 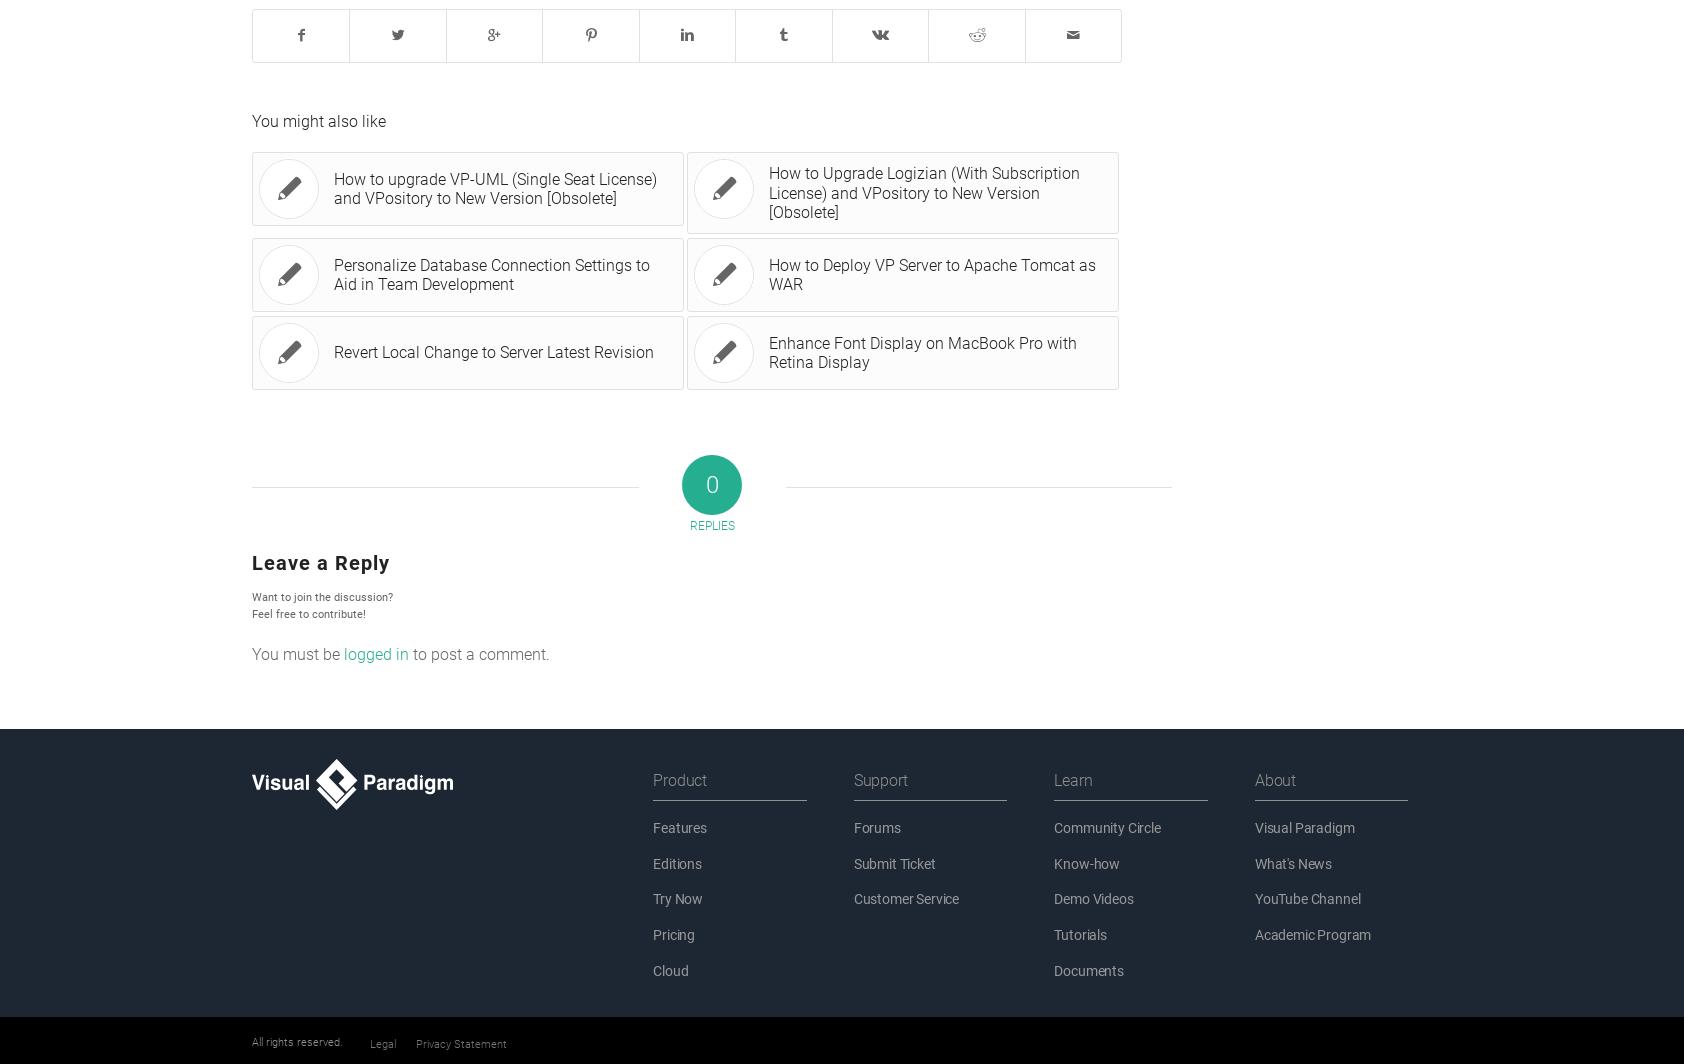 I want to click on 'About', so click(x=1273, y=780).